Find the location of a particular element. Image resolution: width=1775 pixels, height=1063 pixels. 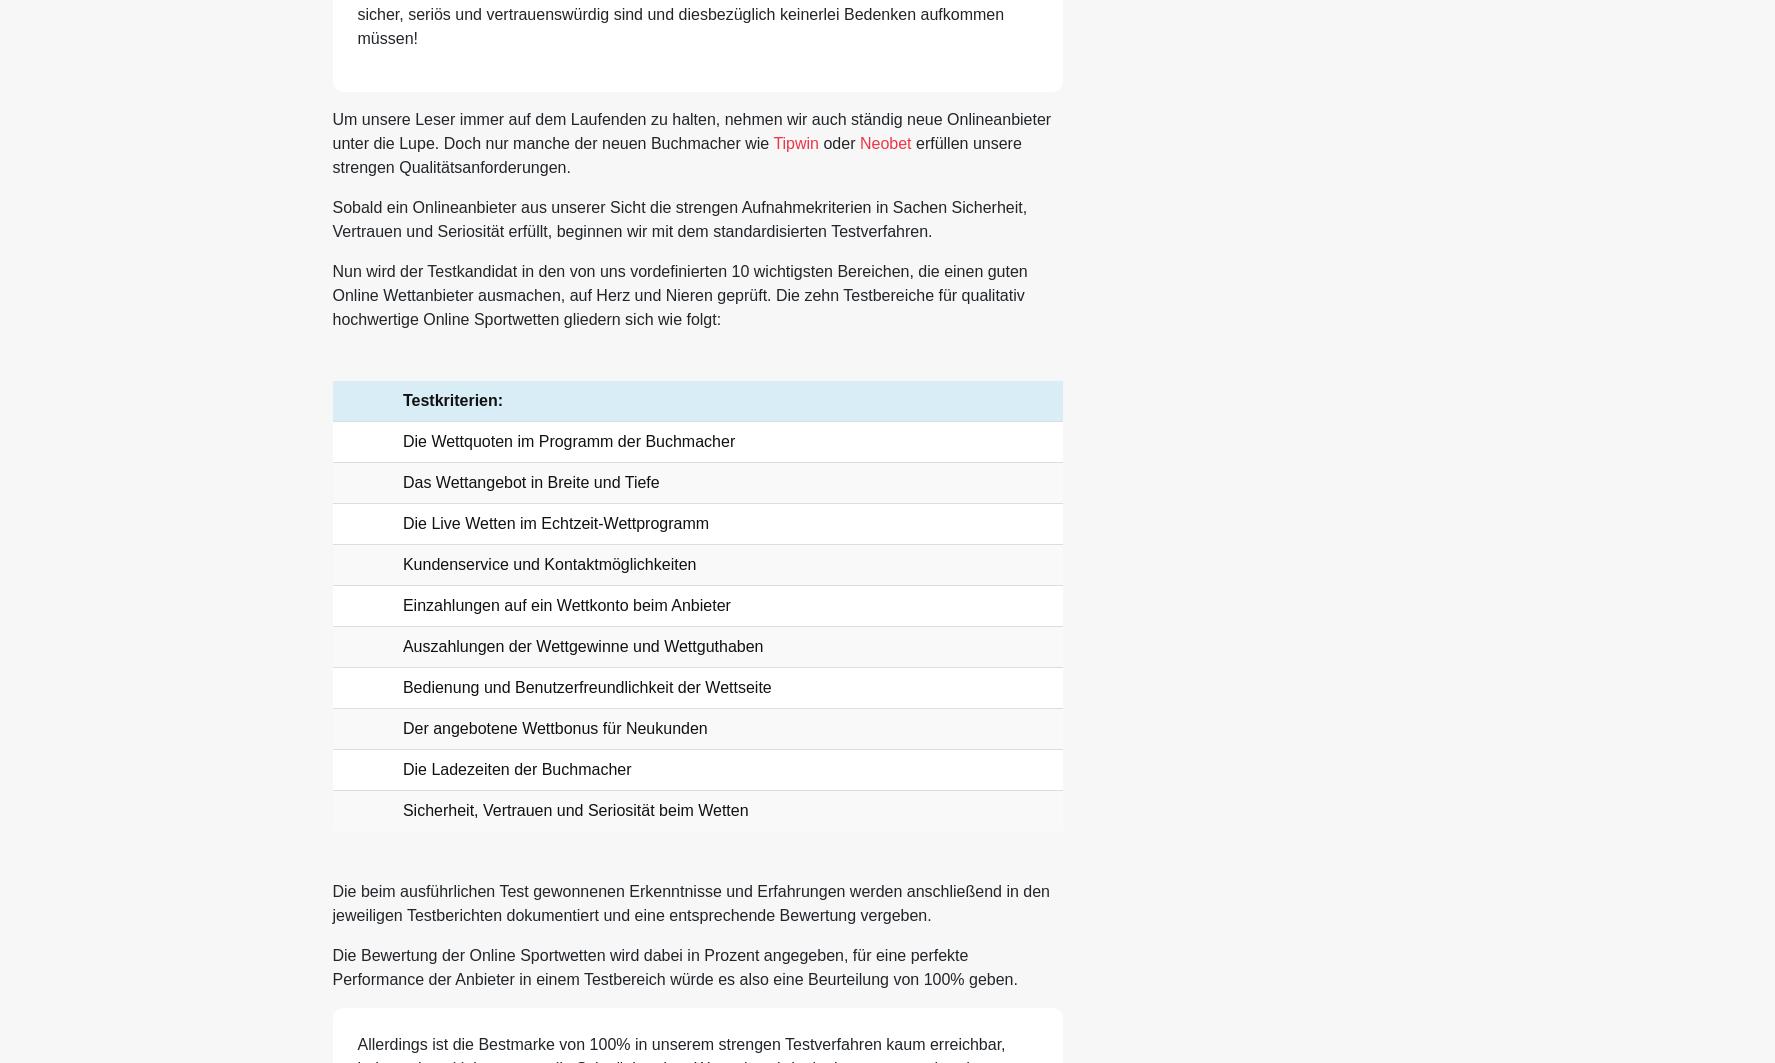

'Das Wettangebot in Breite und Tiefe' is located at coordinates (529, 482).